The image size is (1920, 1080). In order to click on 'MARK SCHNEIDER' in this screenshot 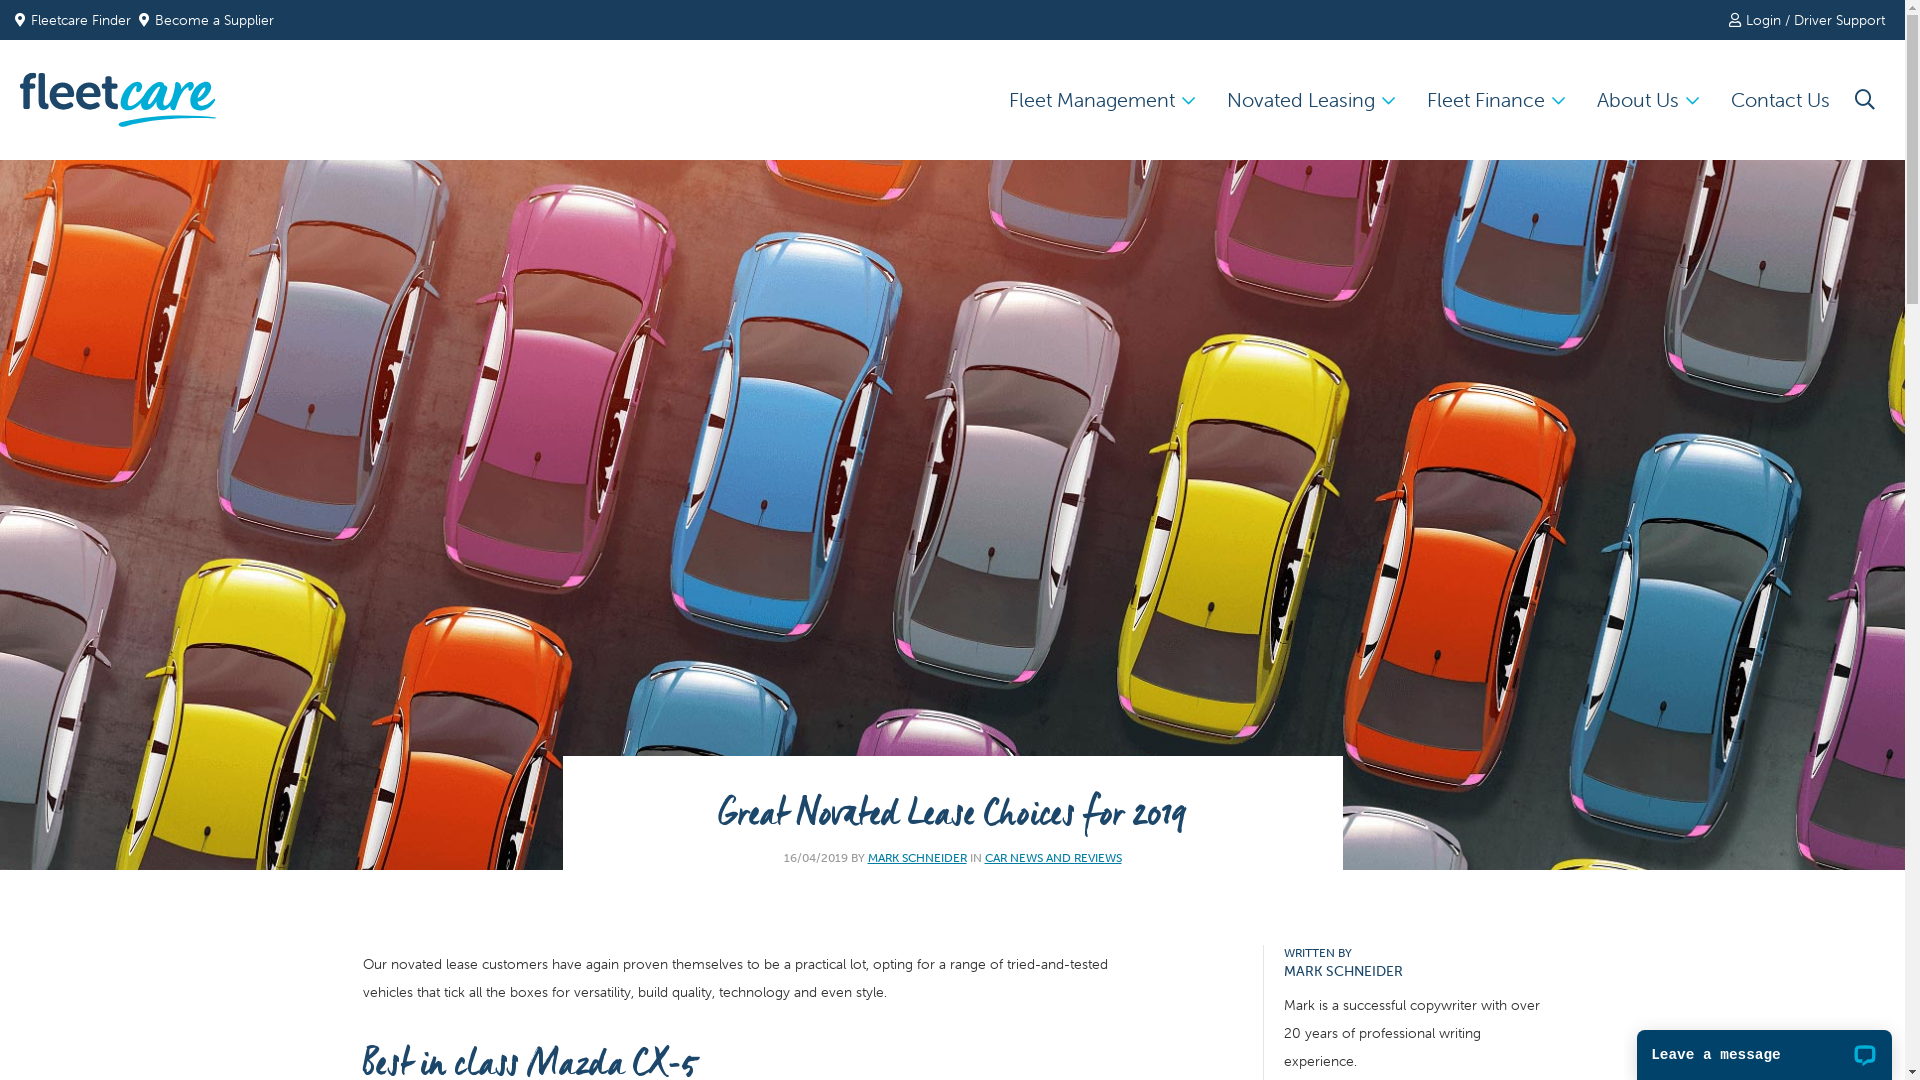, I will do `click(916, 856)`.